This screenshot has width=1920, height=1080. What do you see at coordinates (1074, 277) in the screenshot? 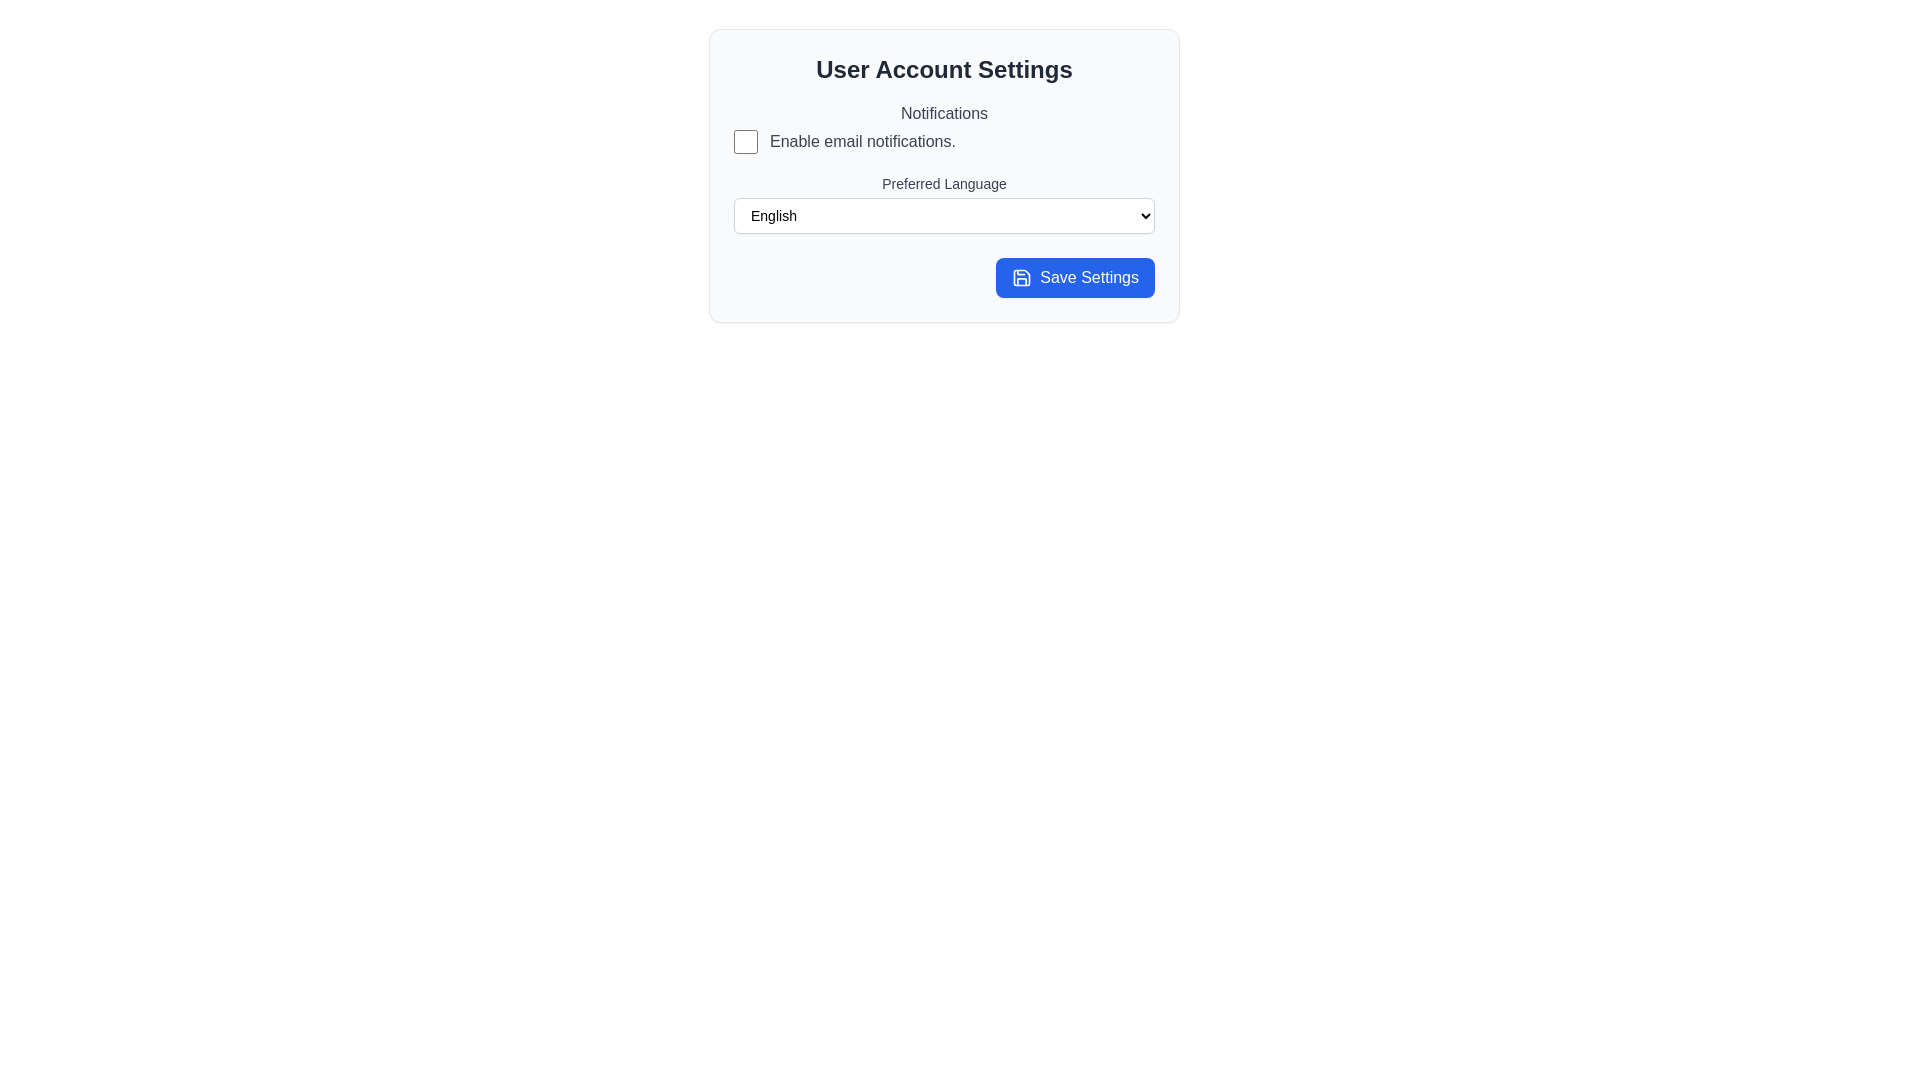
I see `the visually prominent blue button labeled 'Save Settings' located in the bottom-right area of the centered panel` at bounding box center [1074, 277].